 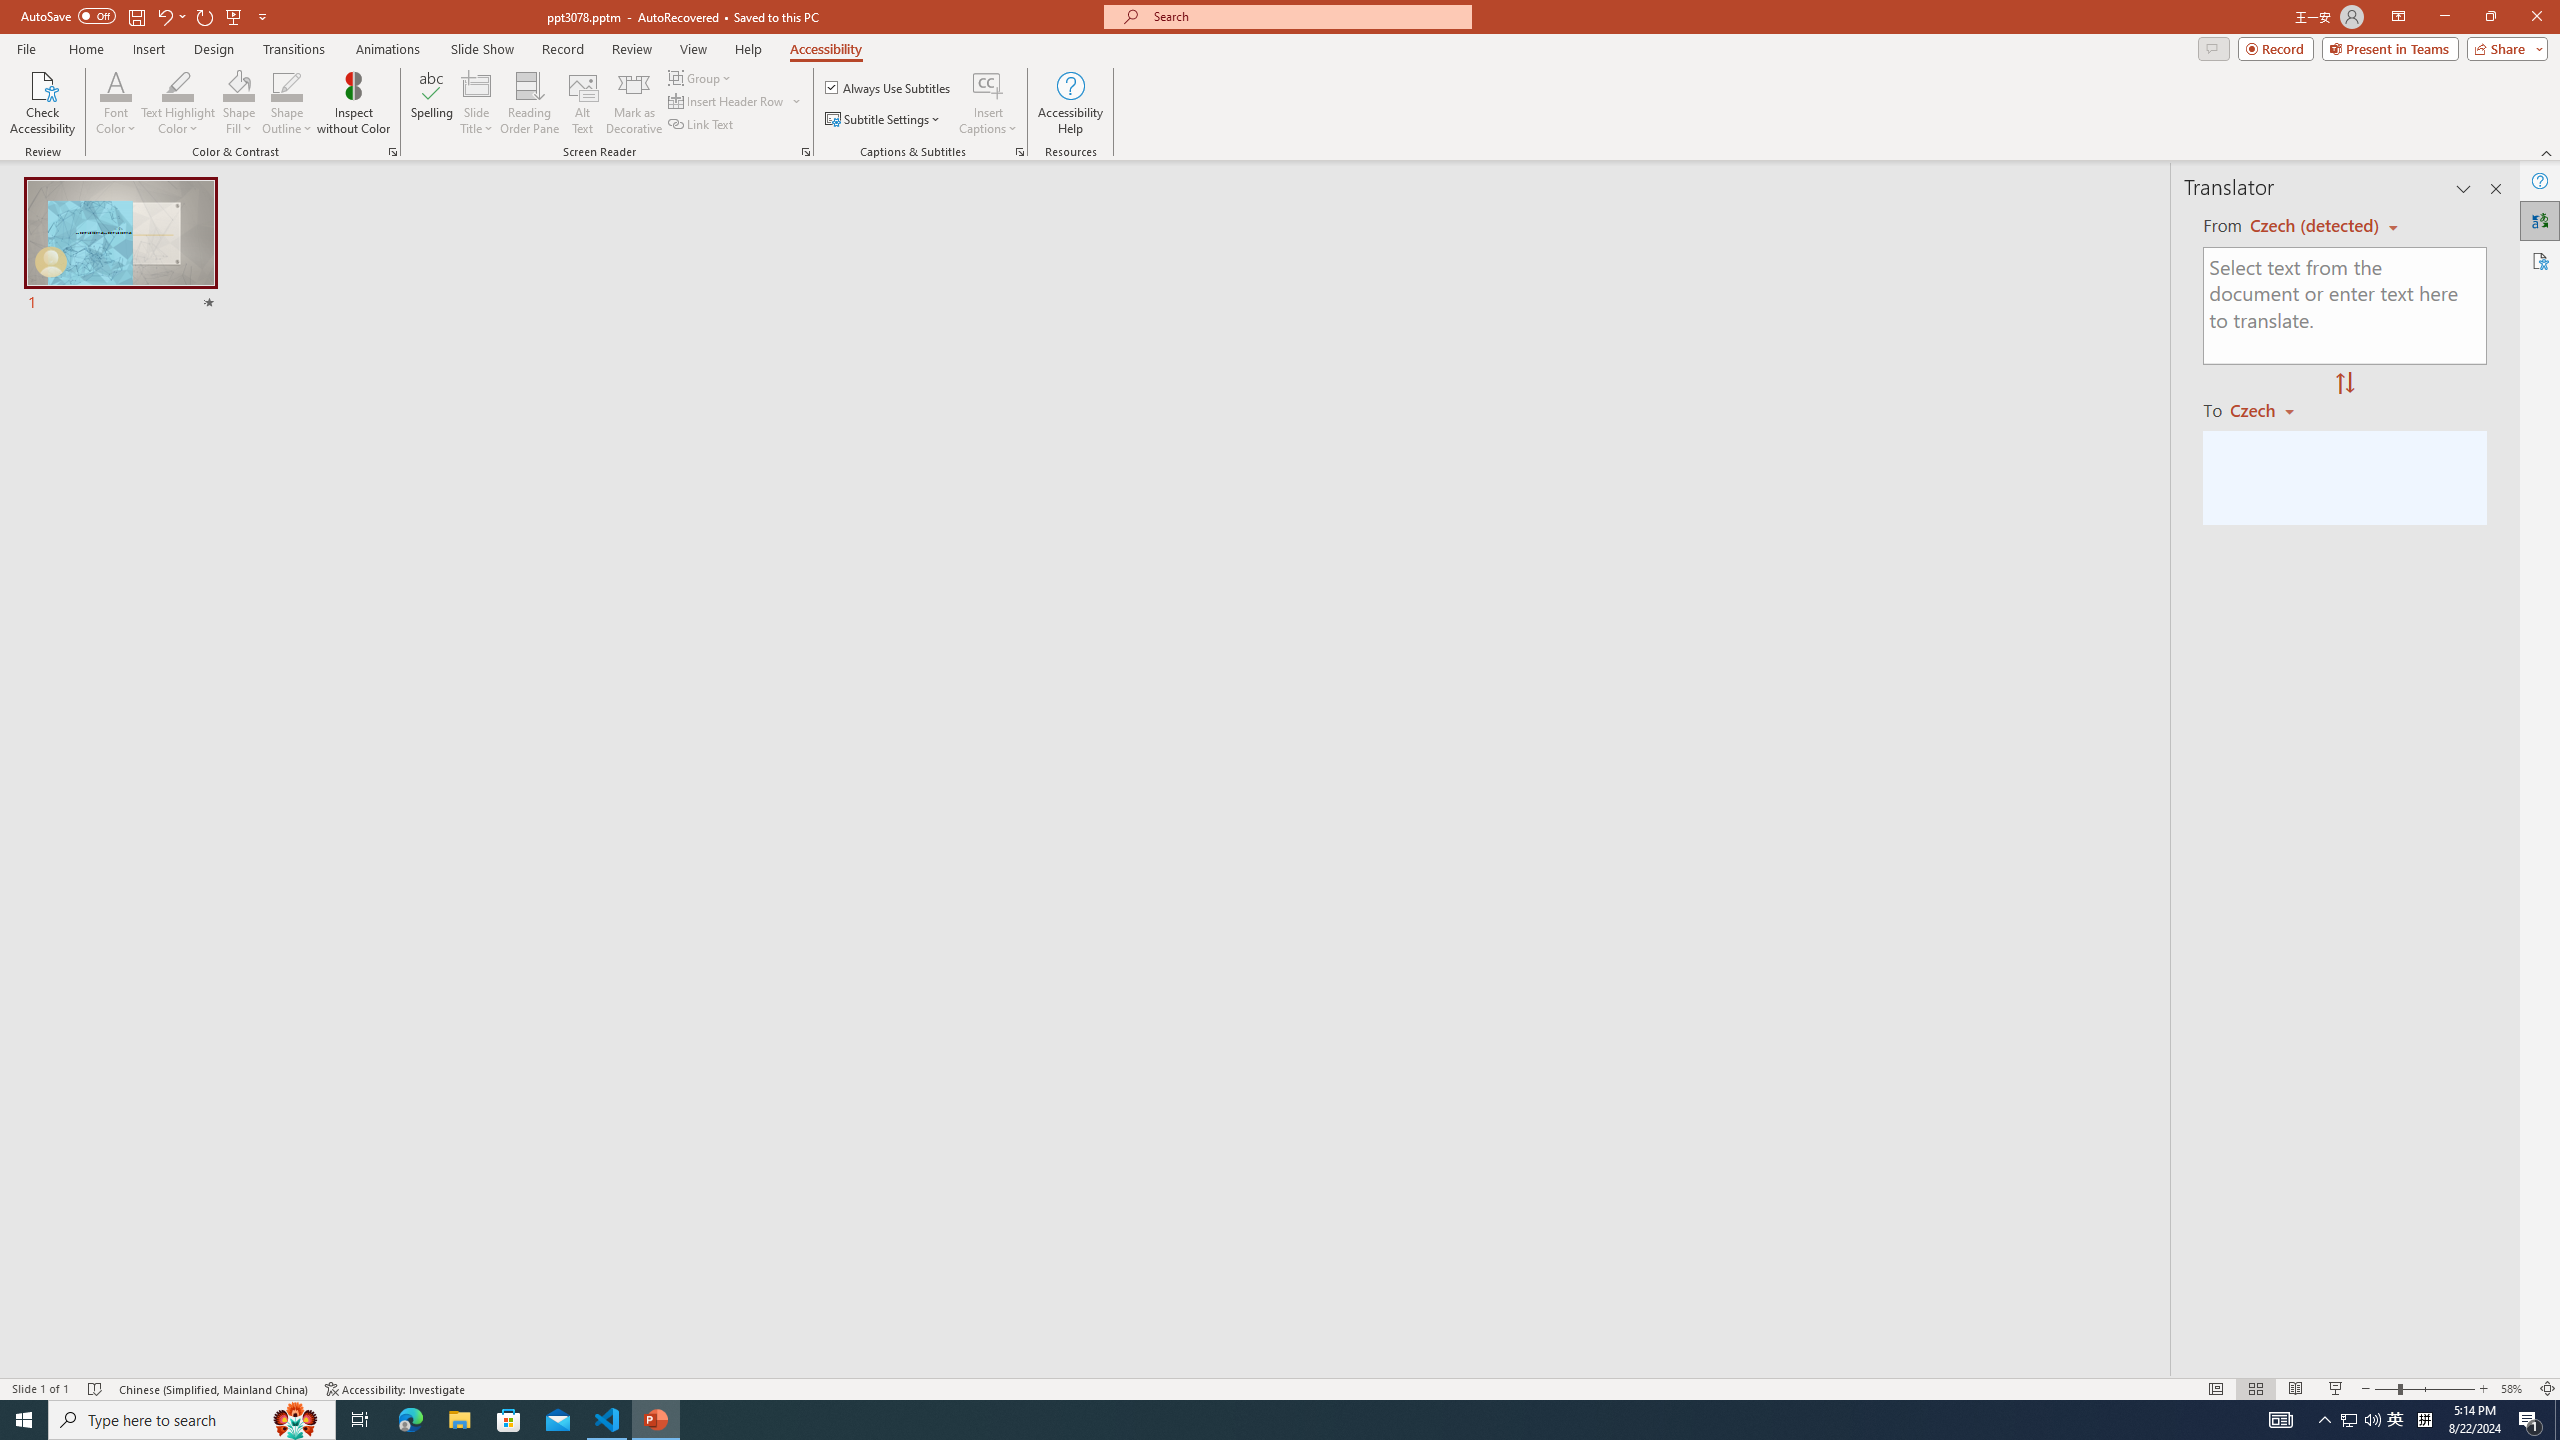 I want to click on 'Accessibility Help', so click(x=1071, y=103).